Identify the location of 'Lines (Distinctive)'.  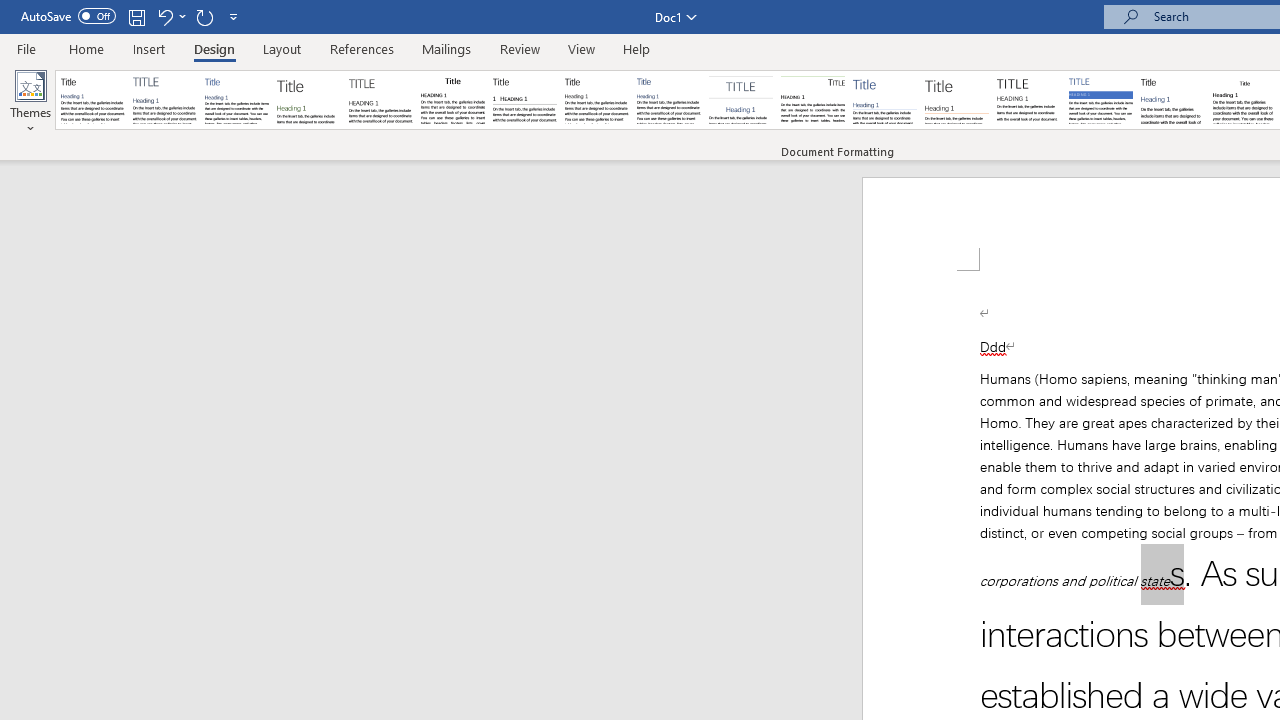
(812, 100).